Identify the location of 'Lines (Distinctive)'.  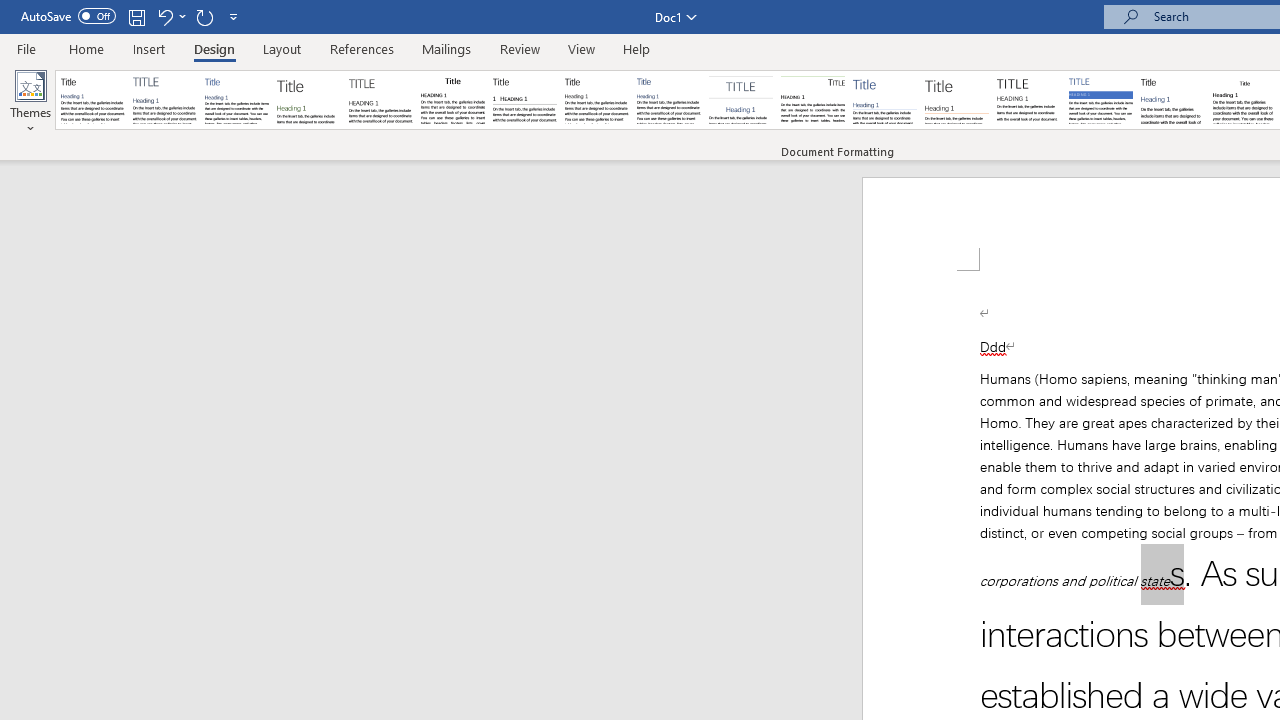
(812, 100).